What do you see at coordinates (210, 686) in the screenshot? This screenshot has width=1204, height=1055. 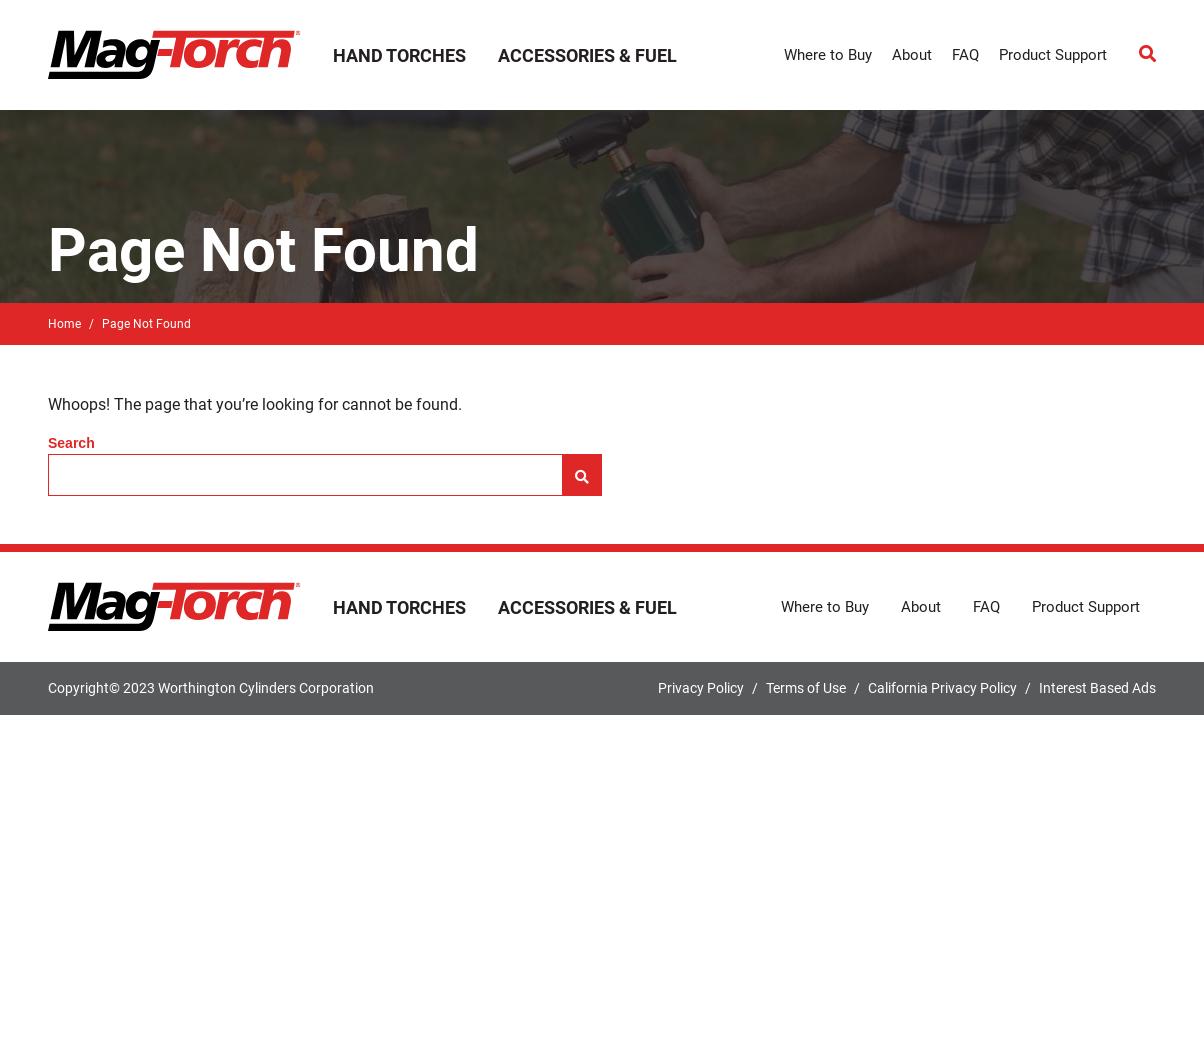 I see `'Copyright© 2023 Worthington Cylinders Corporation'` at bounding box center [210, 686].